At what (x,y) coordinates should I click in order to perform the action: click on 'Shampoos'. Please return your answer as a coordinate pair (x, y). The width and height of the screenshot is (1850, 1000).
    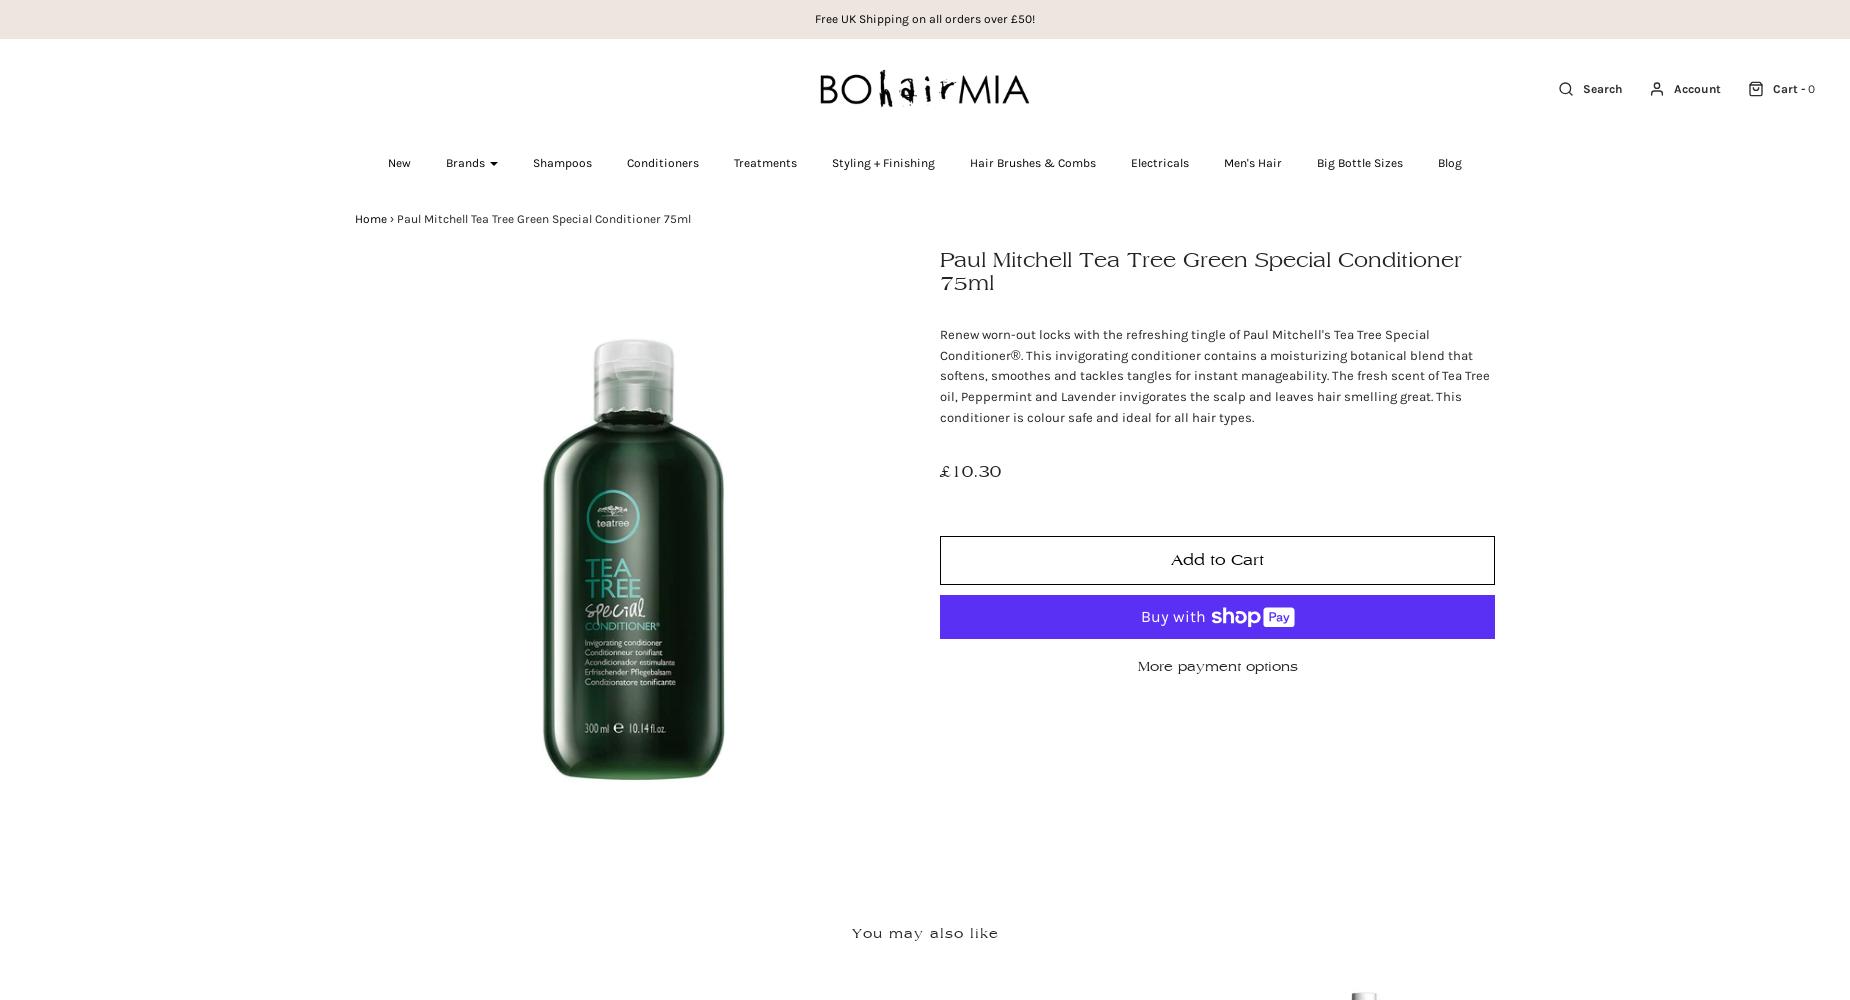
    Looking at the image, I should click on (532, 163).